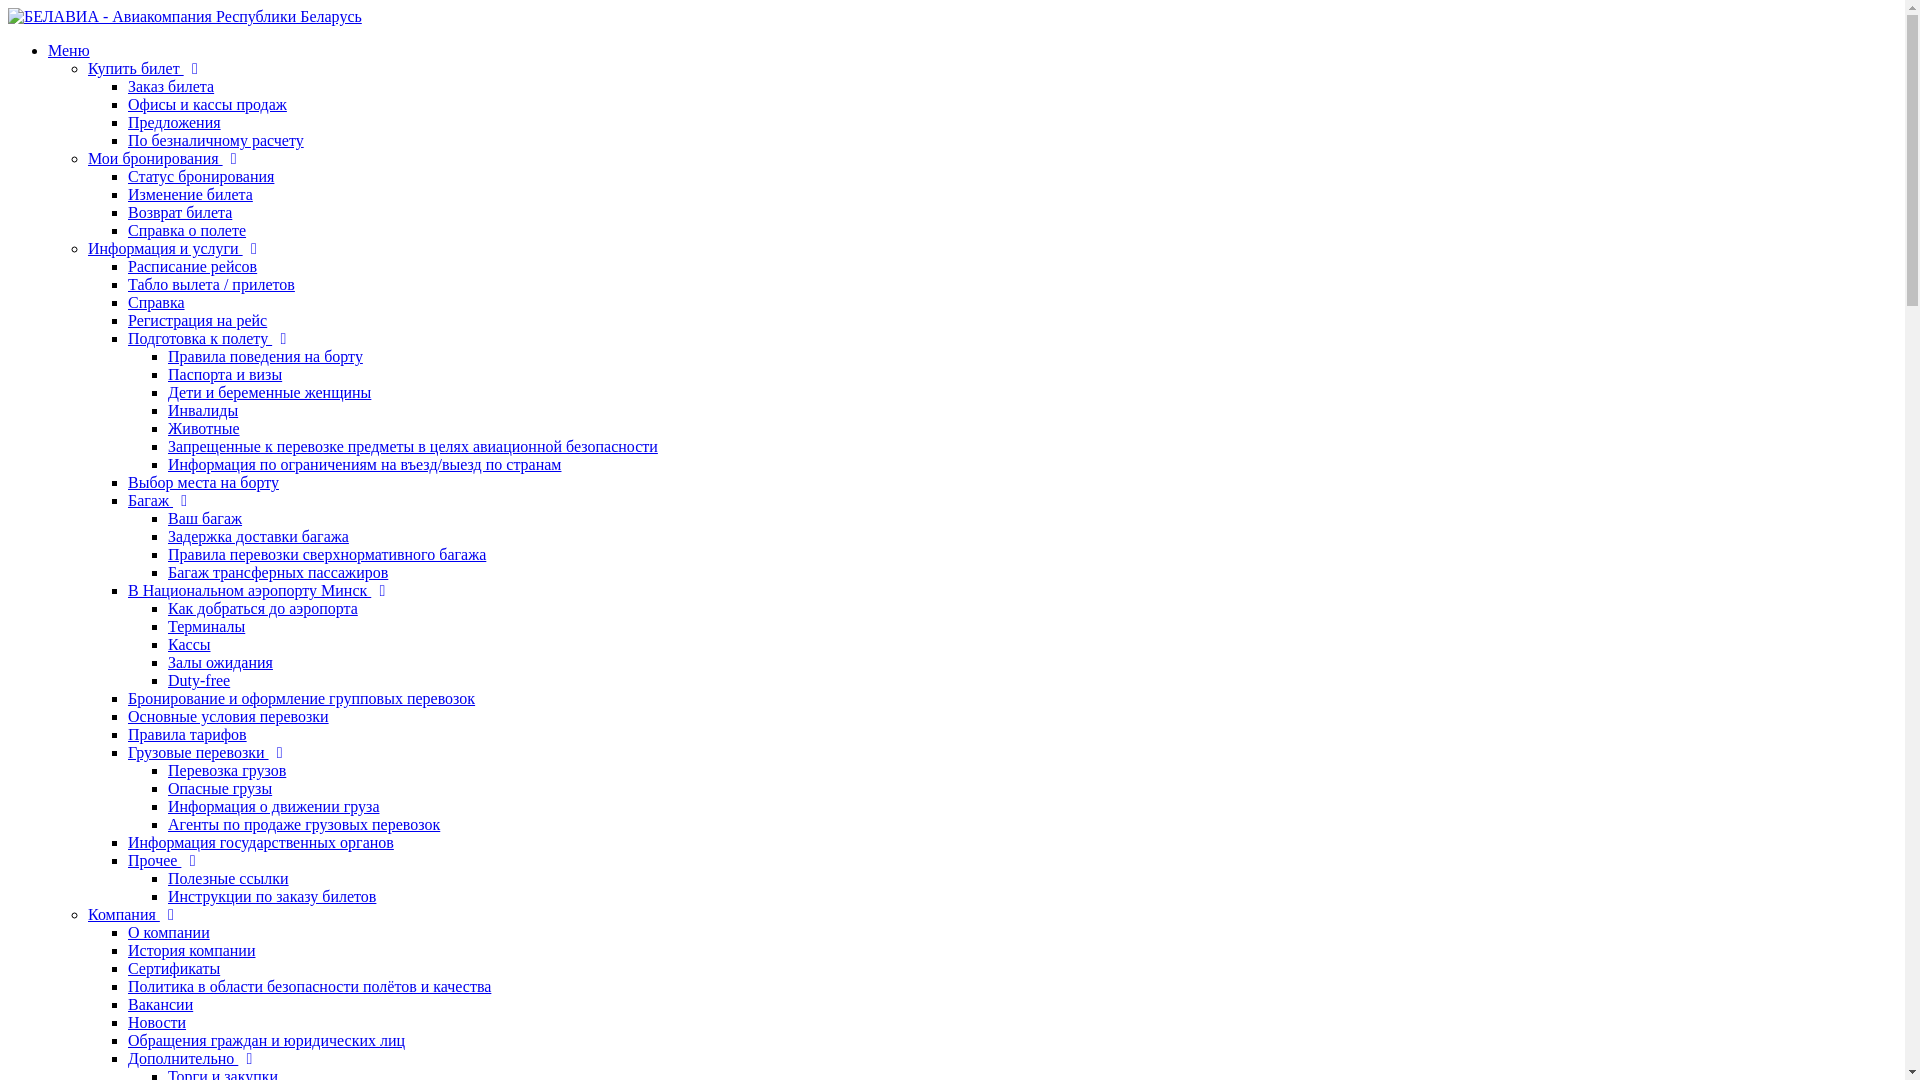  Describe the element at coordinates (198, 679) in the screenshot. I see `'Duty-free'` at that location.